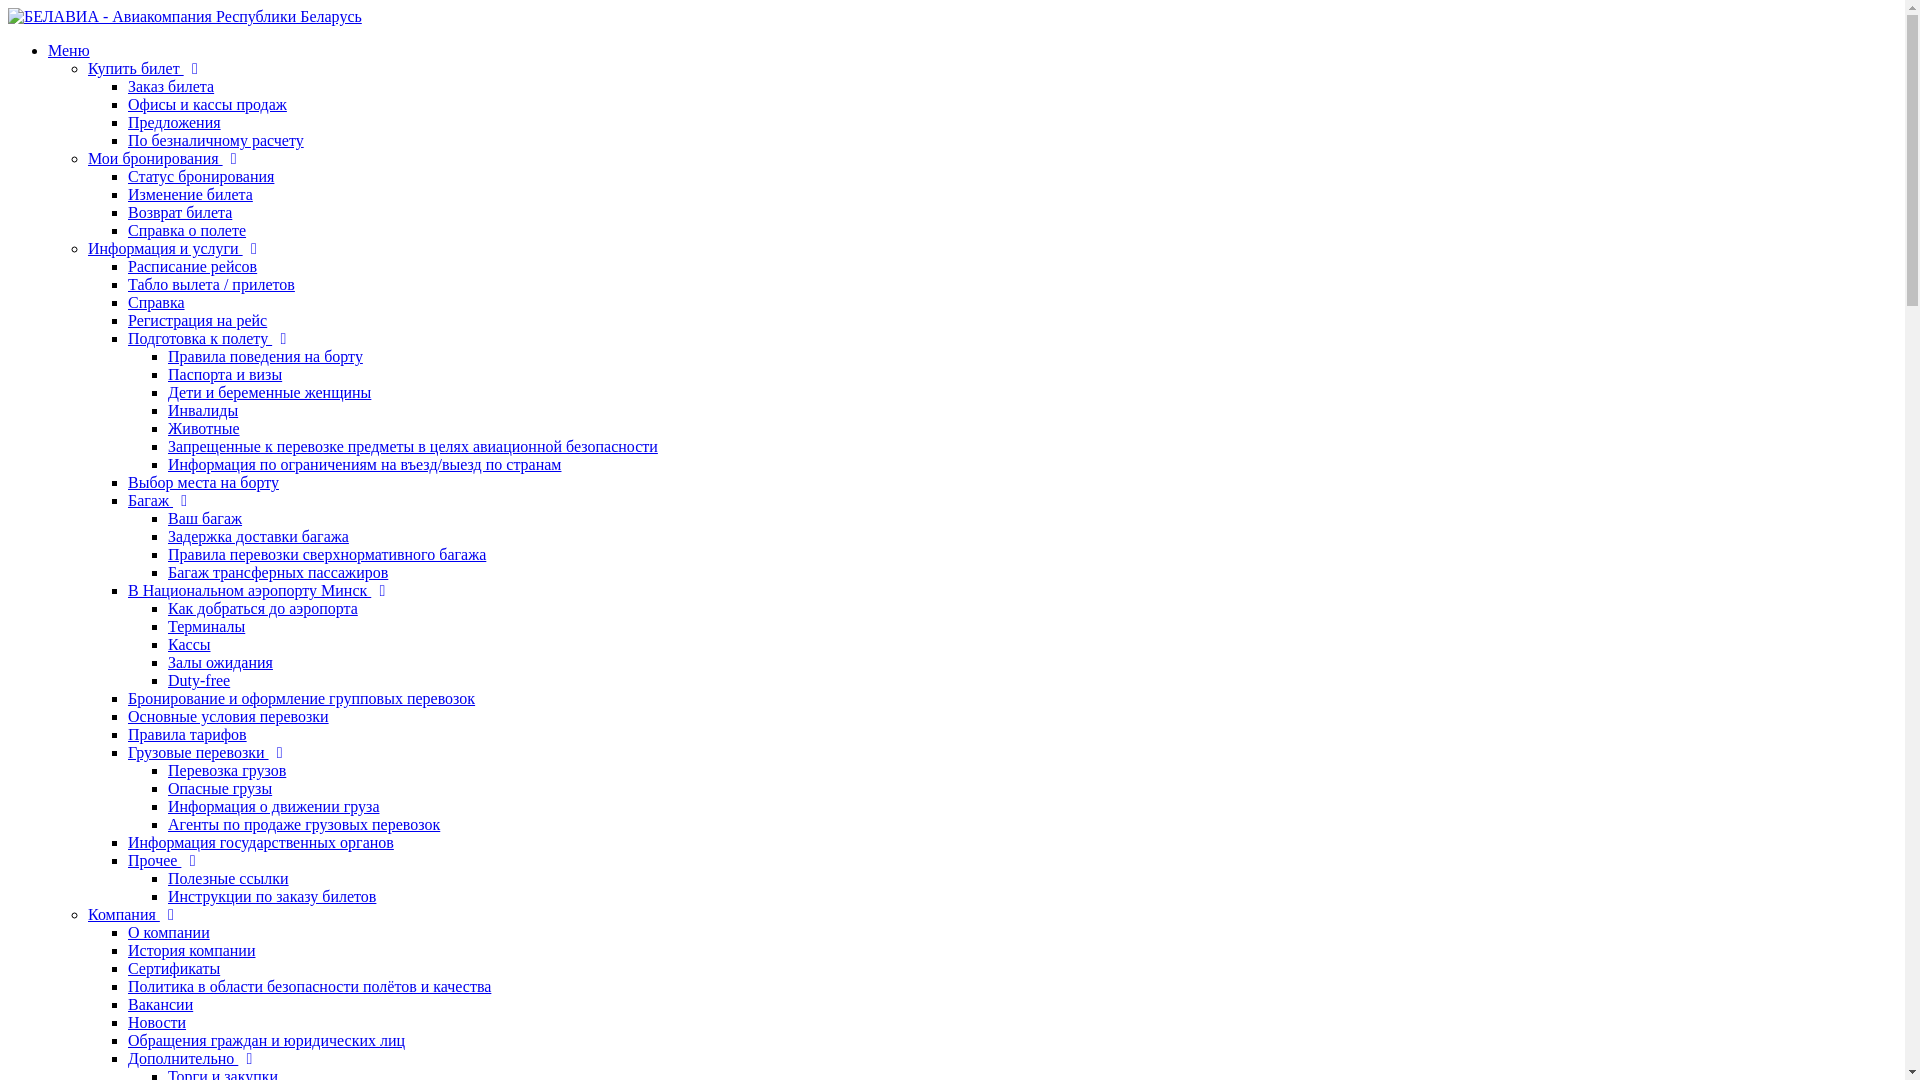  Describe the element at coordinates (198, 679) in the screenshot. I see `'Duty-free'` at that location.